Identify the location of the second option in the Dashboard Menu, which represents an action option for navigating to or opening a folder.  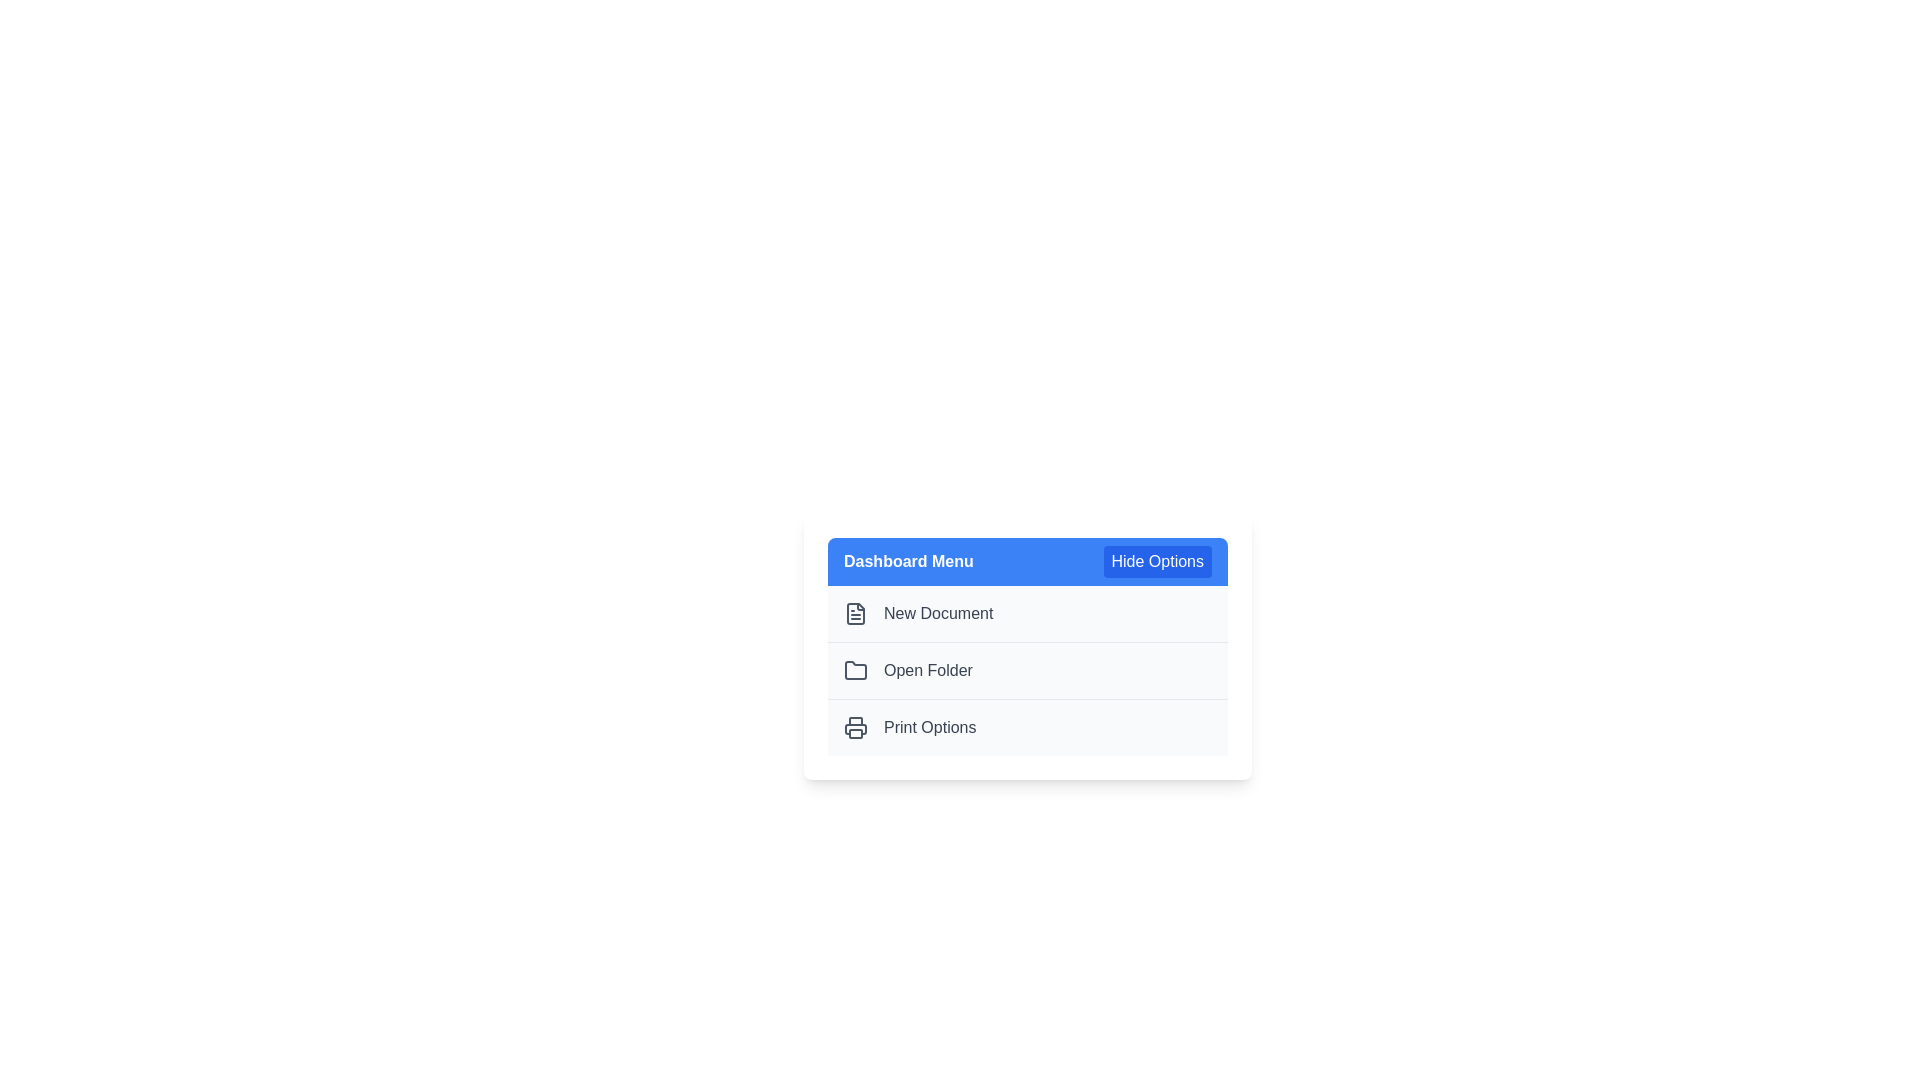
(1027, 670).